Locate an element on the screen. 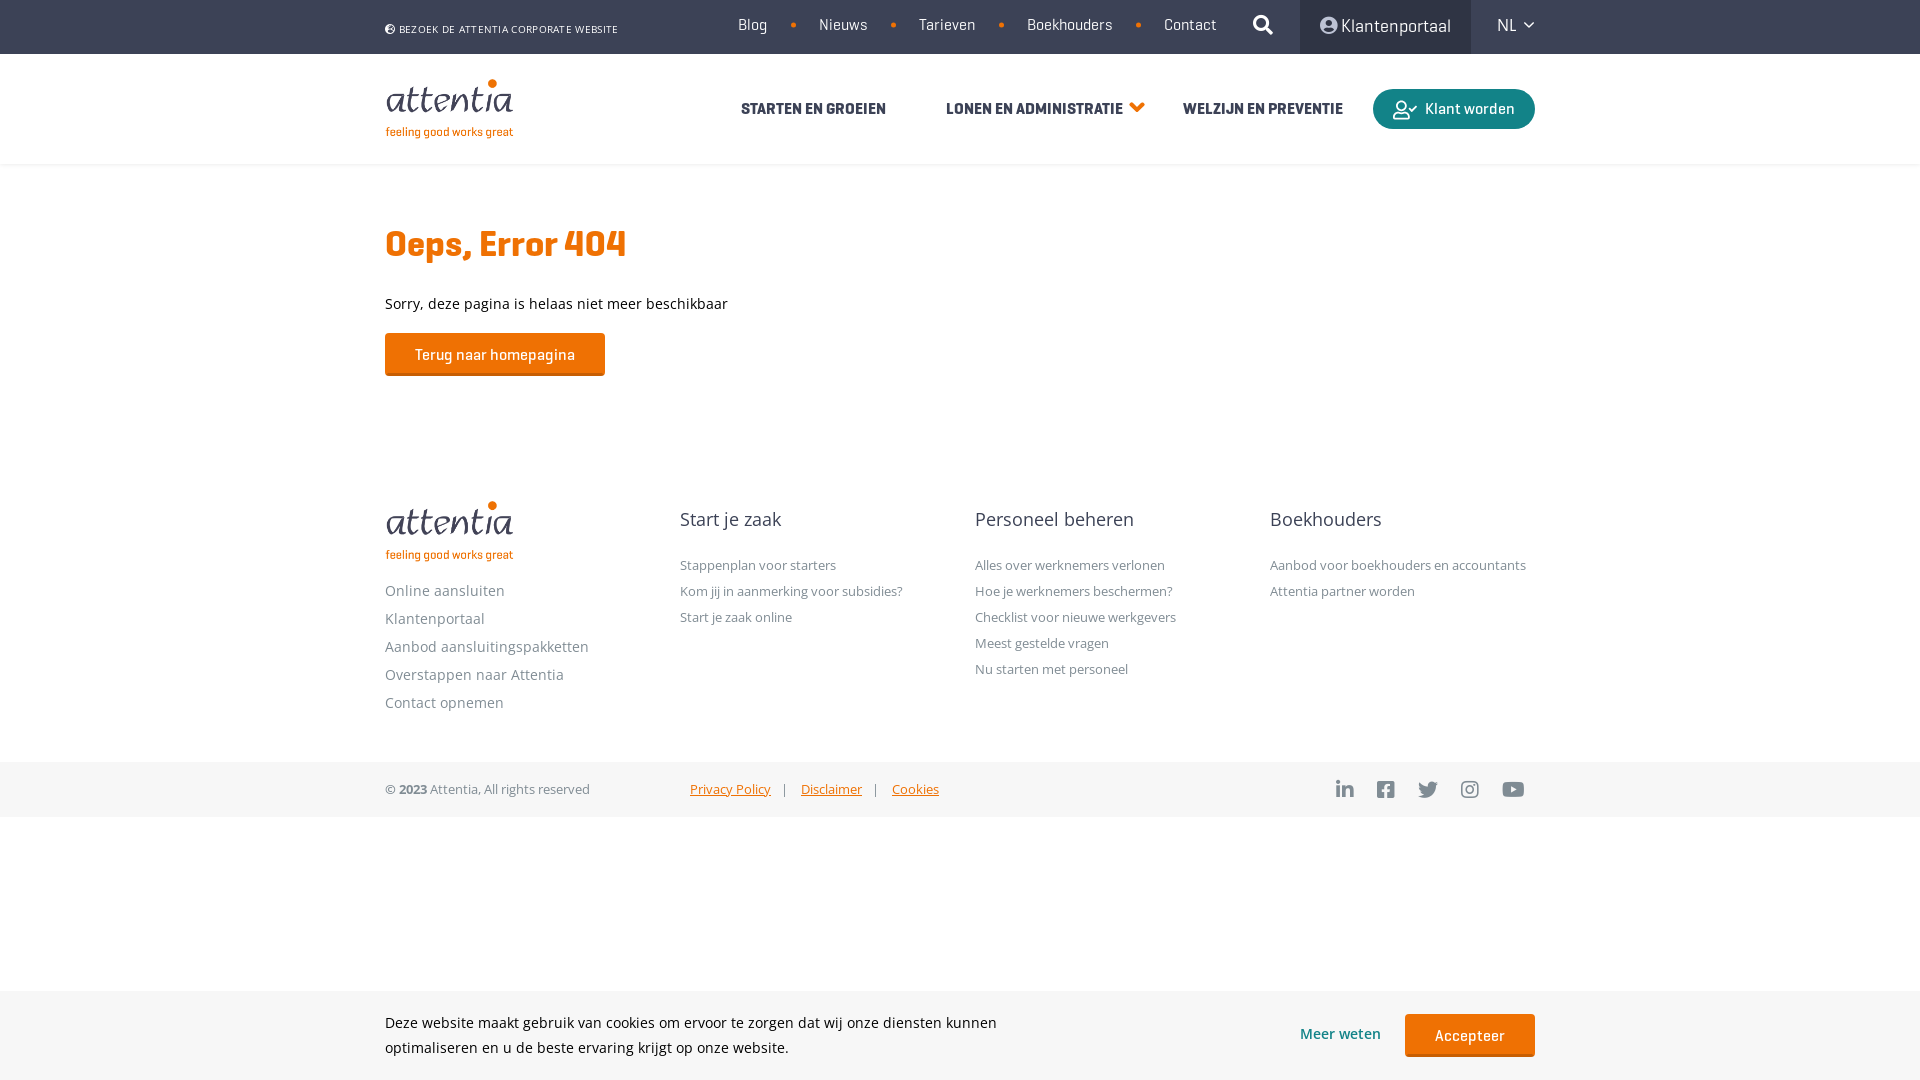 The width and height of the screenshot is (1920, 1080). 'LONEN EN ADMINISTRATIE' is located at coordinates (1034, 108).